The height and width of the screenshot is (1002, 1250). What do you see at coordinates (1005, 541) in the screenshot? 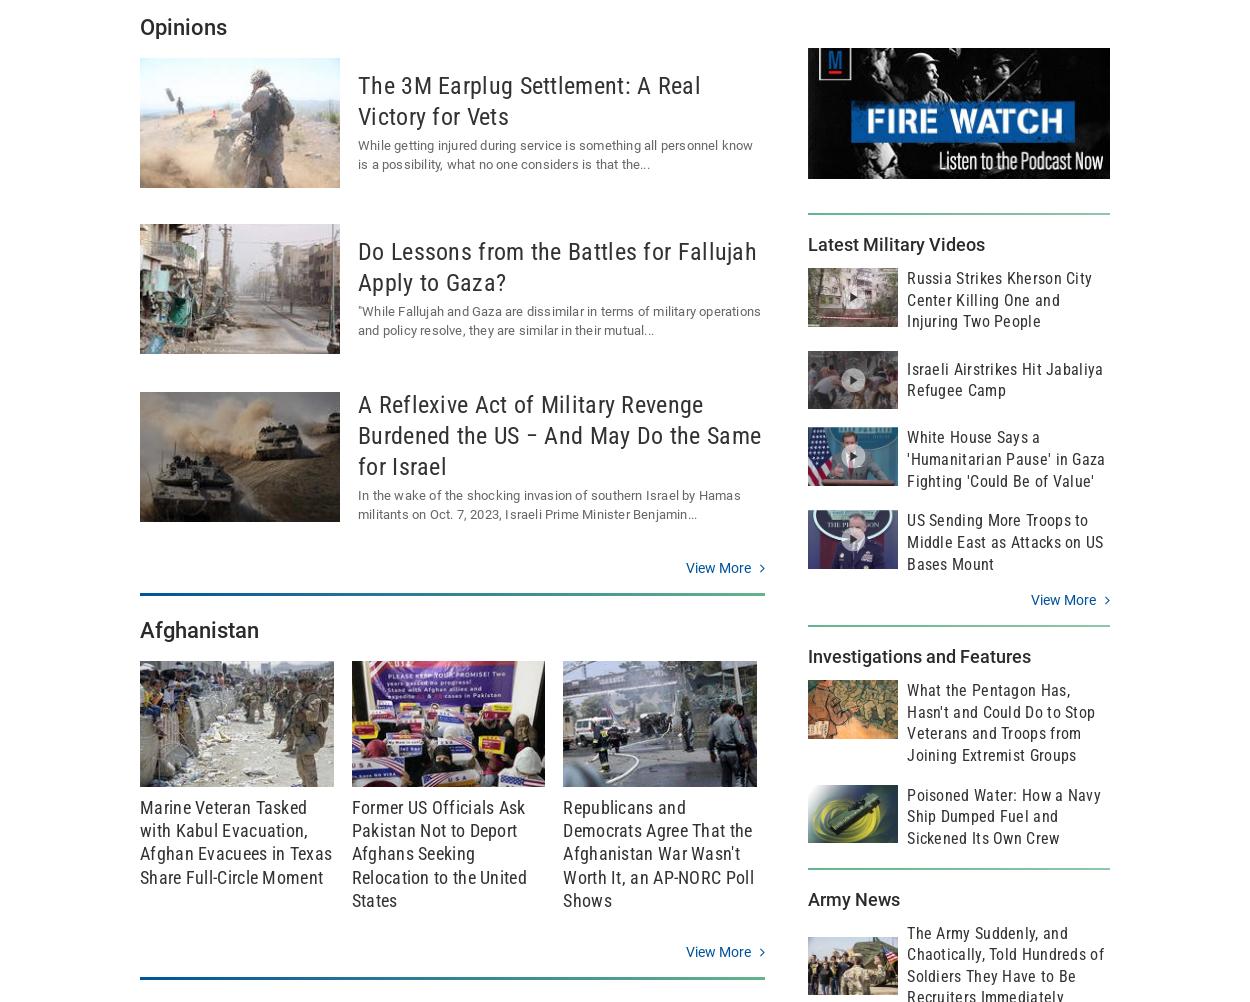
I see `'US Sending More Troops to Middle East as Attacks on US Bases Mount'` at bounding box center [1005, 541].